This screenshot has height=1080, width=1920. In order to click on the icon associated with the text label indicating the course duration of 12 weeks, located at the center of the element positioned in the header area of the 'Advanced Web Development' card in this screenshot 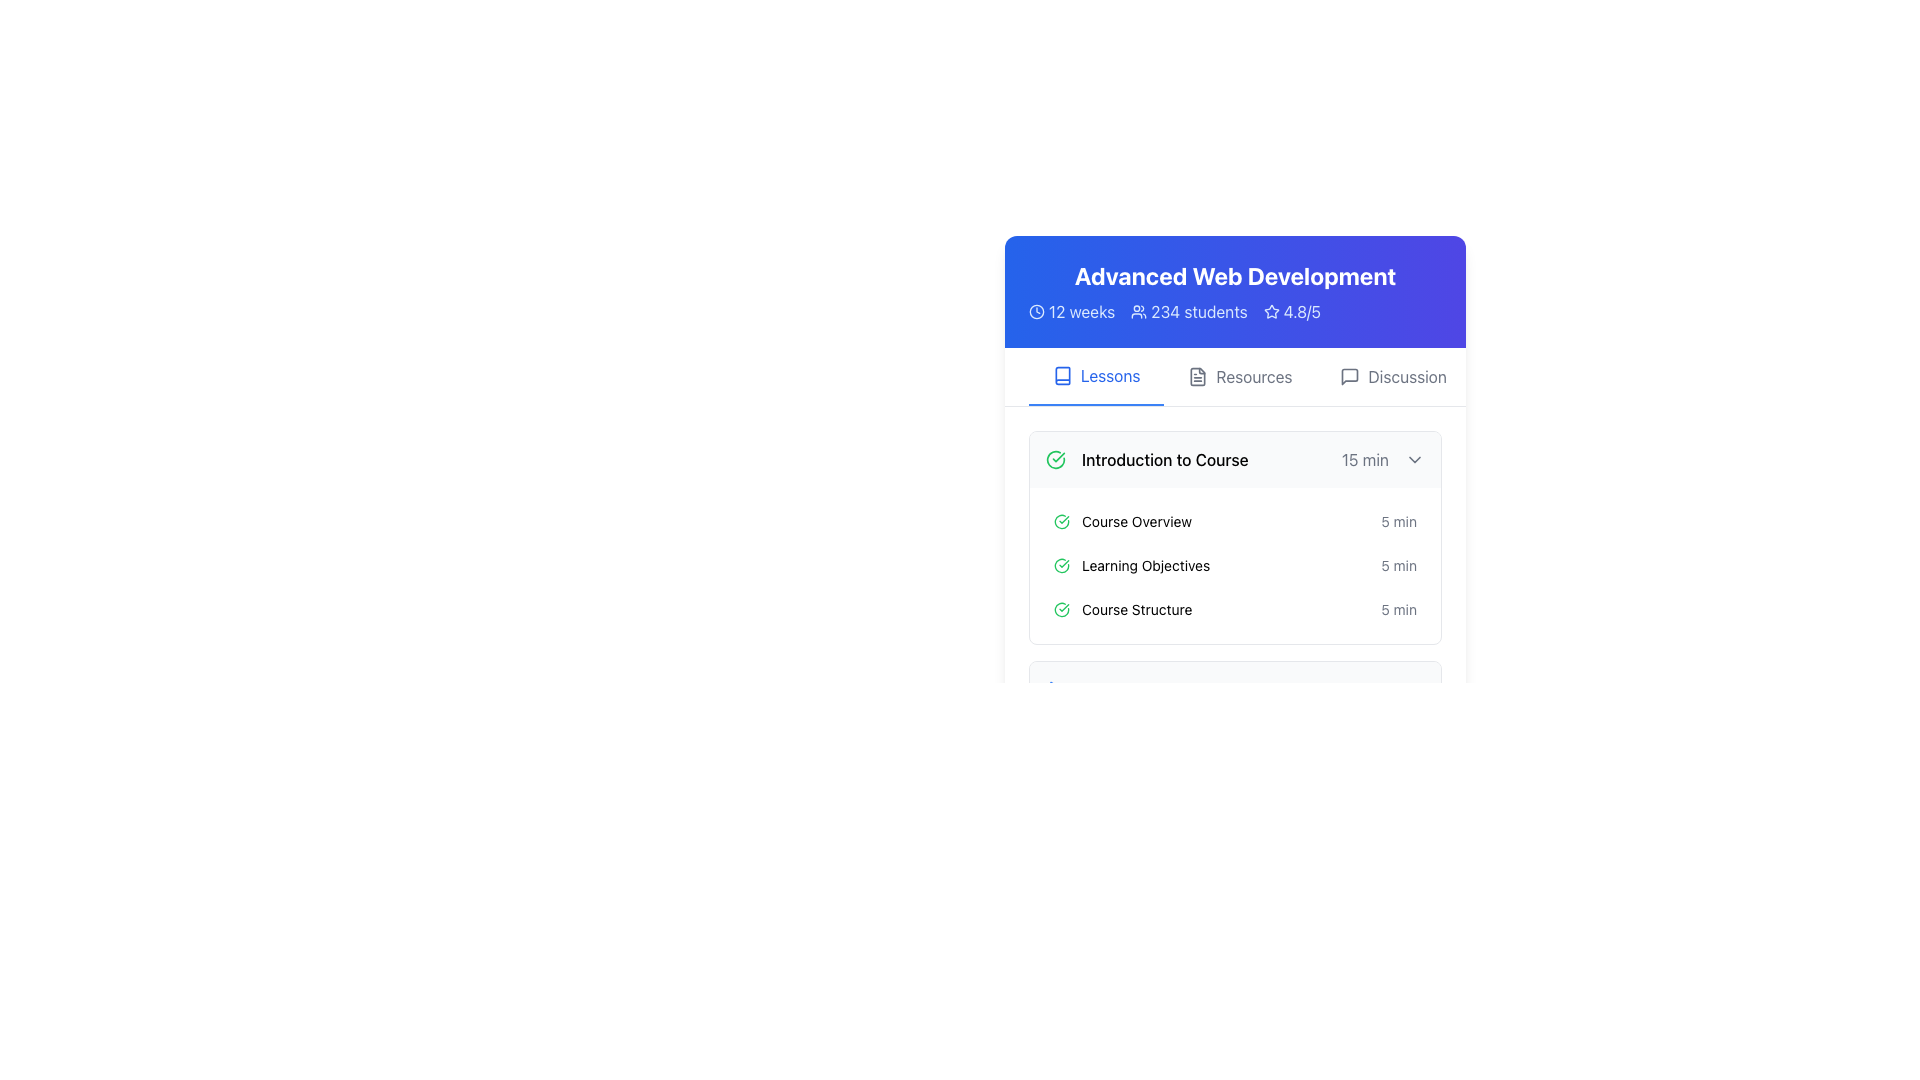, I will do `click(1071, 312)`.